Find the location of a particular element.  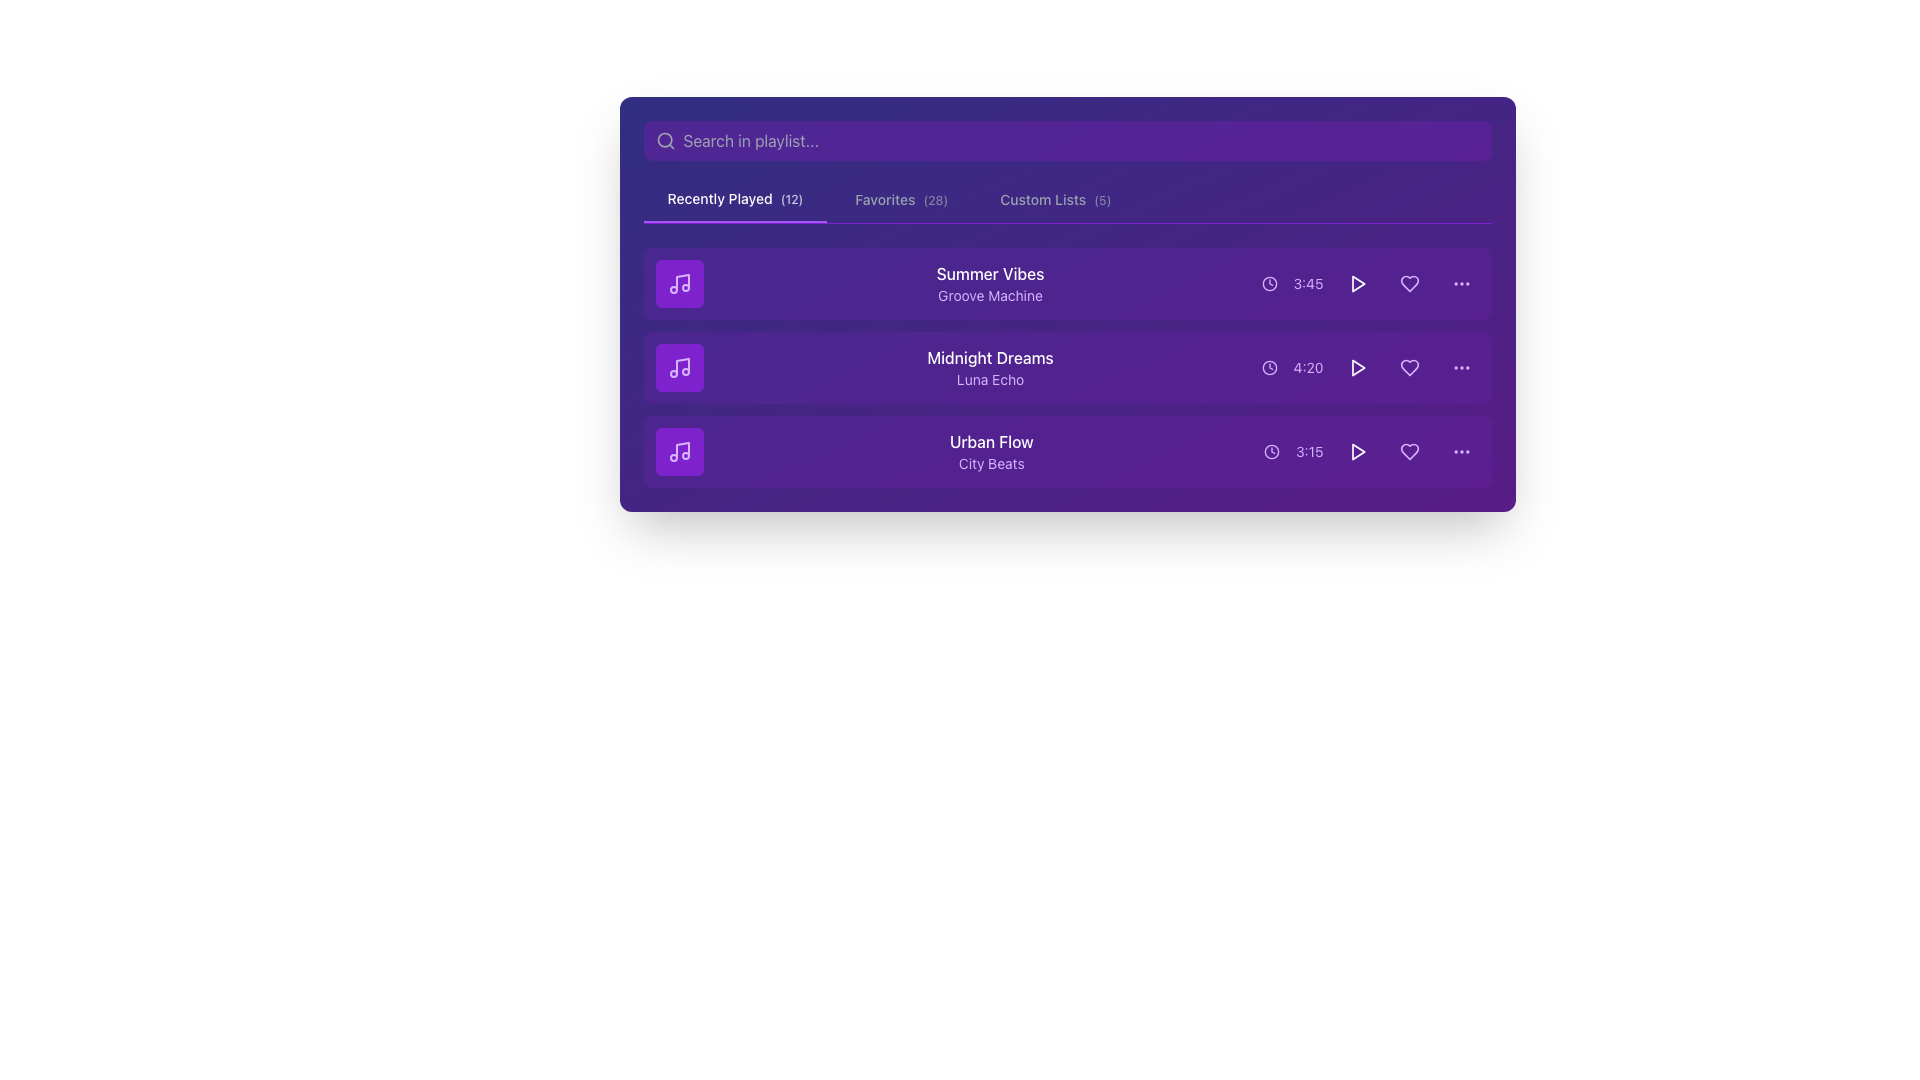

the Icon (Horizontal Ellipsis Button) for the song 'Summer Vibes' is located at coordinates (1461, 284).